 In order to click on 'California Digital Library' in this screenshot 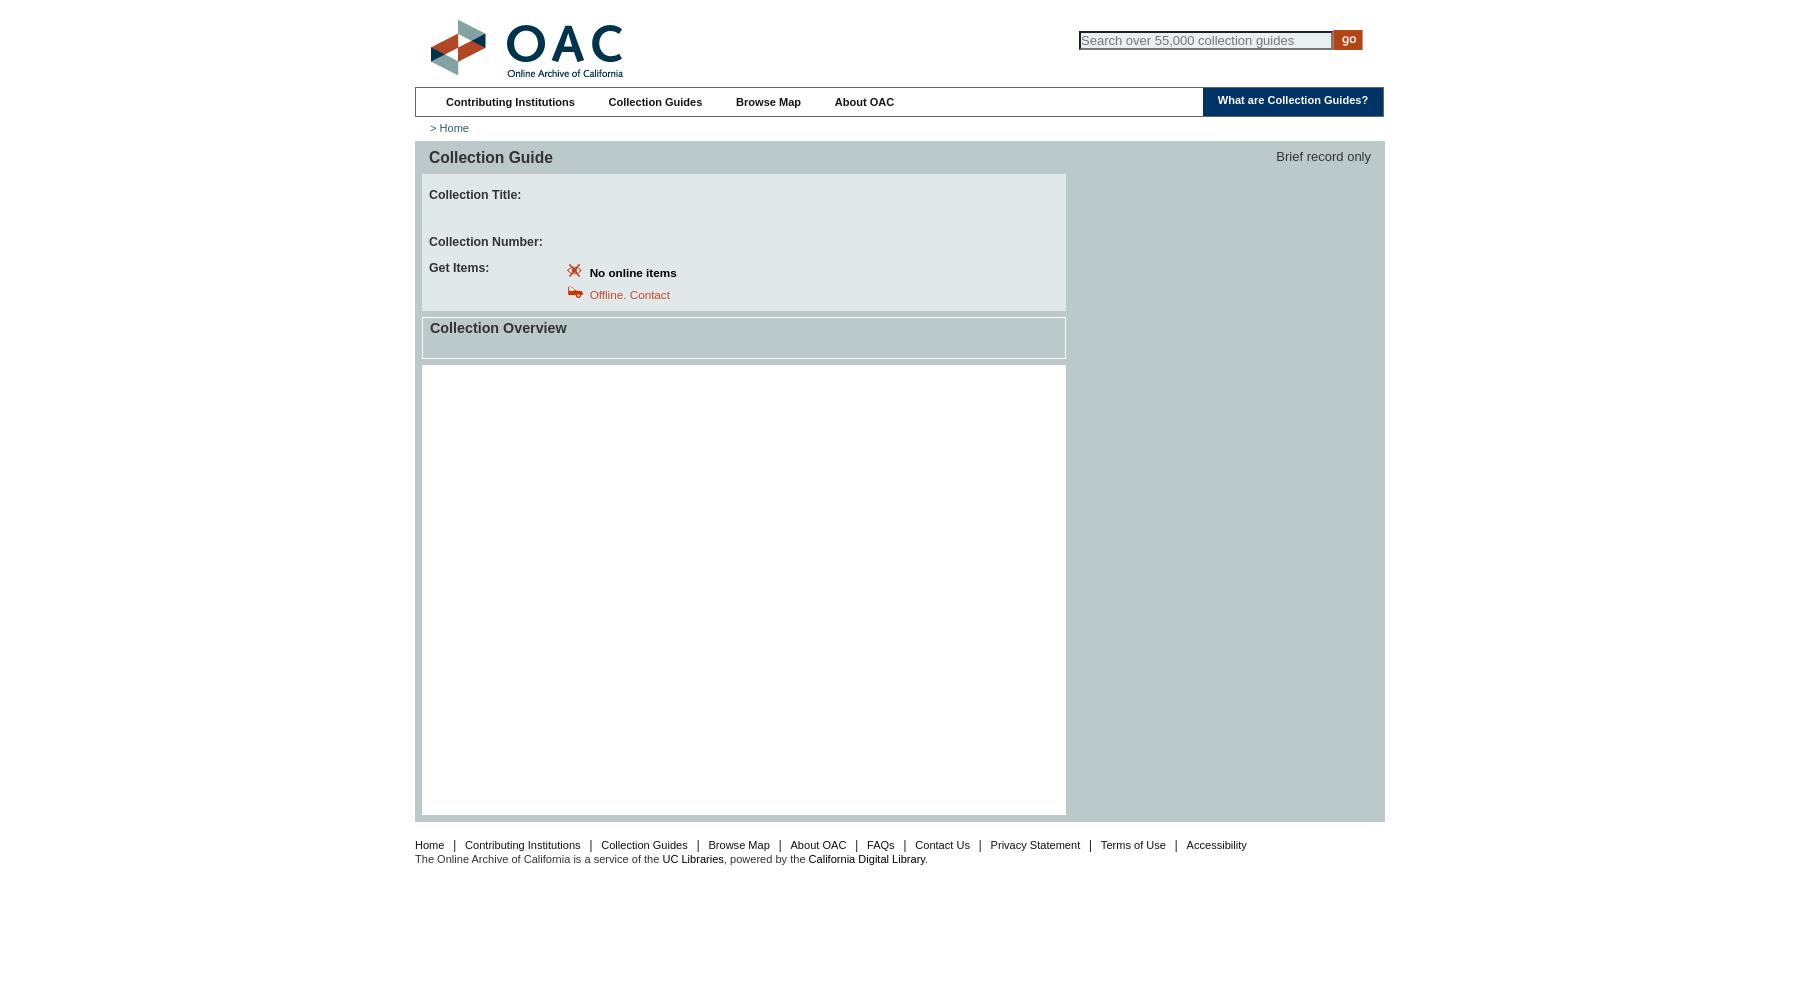, I will do `click(808, 857)`.